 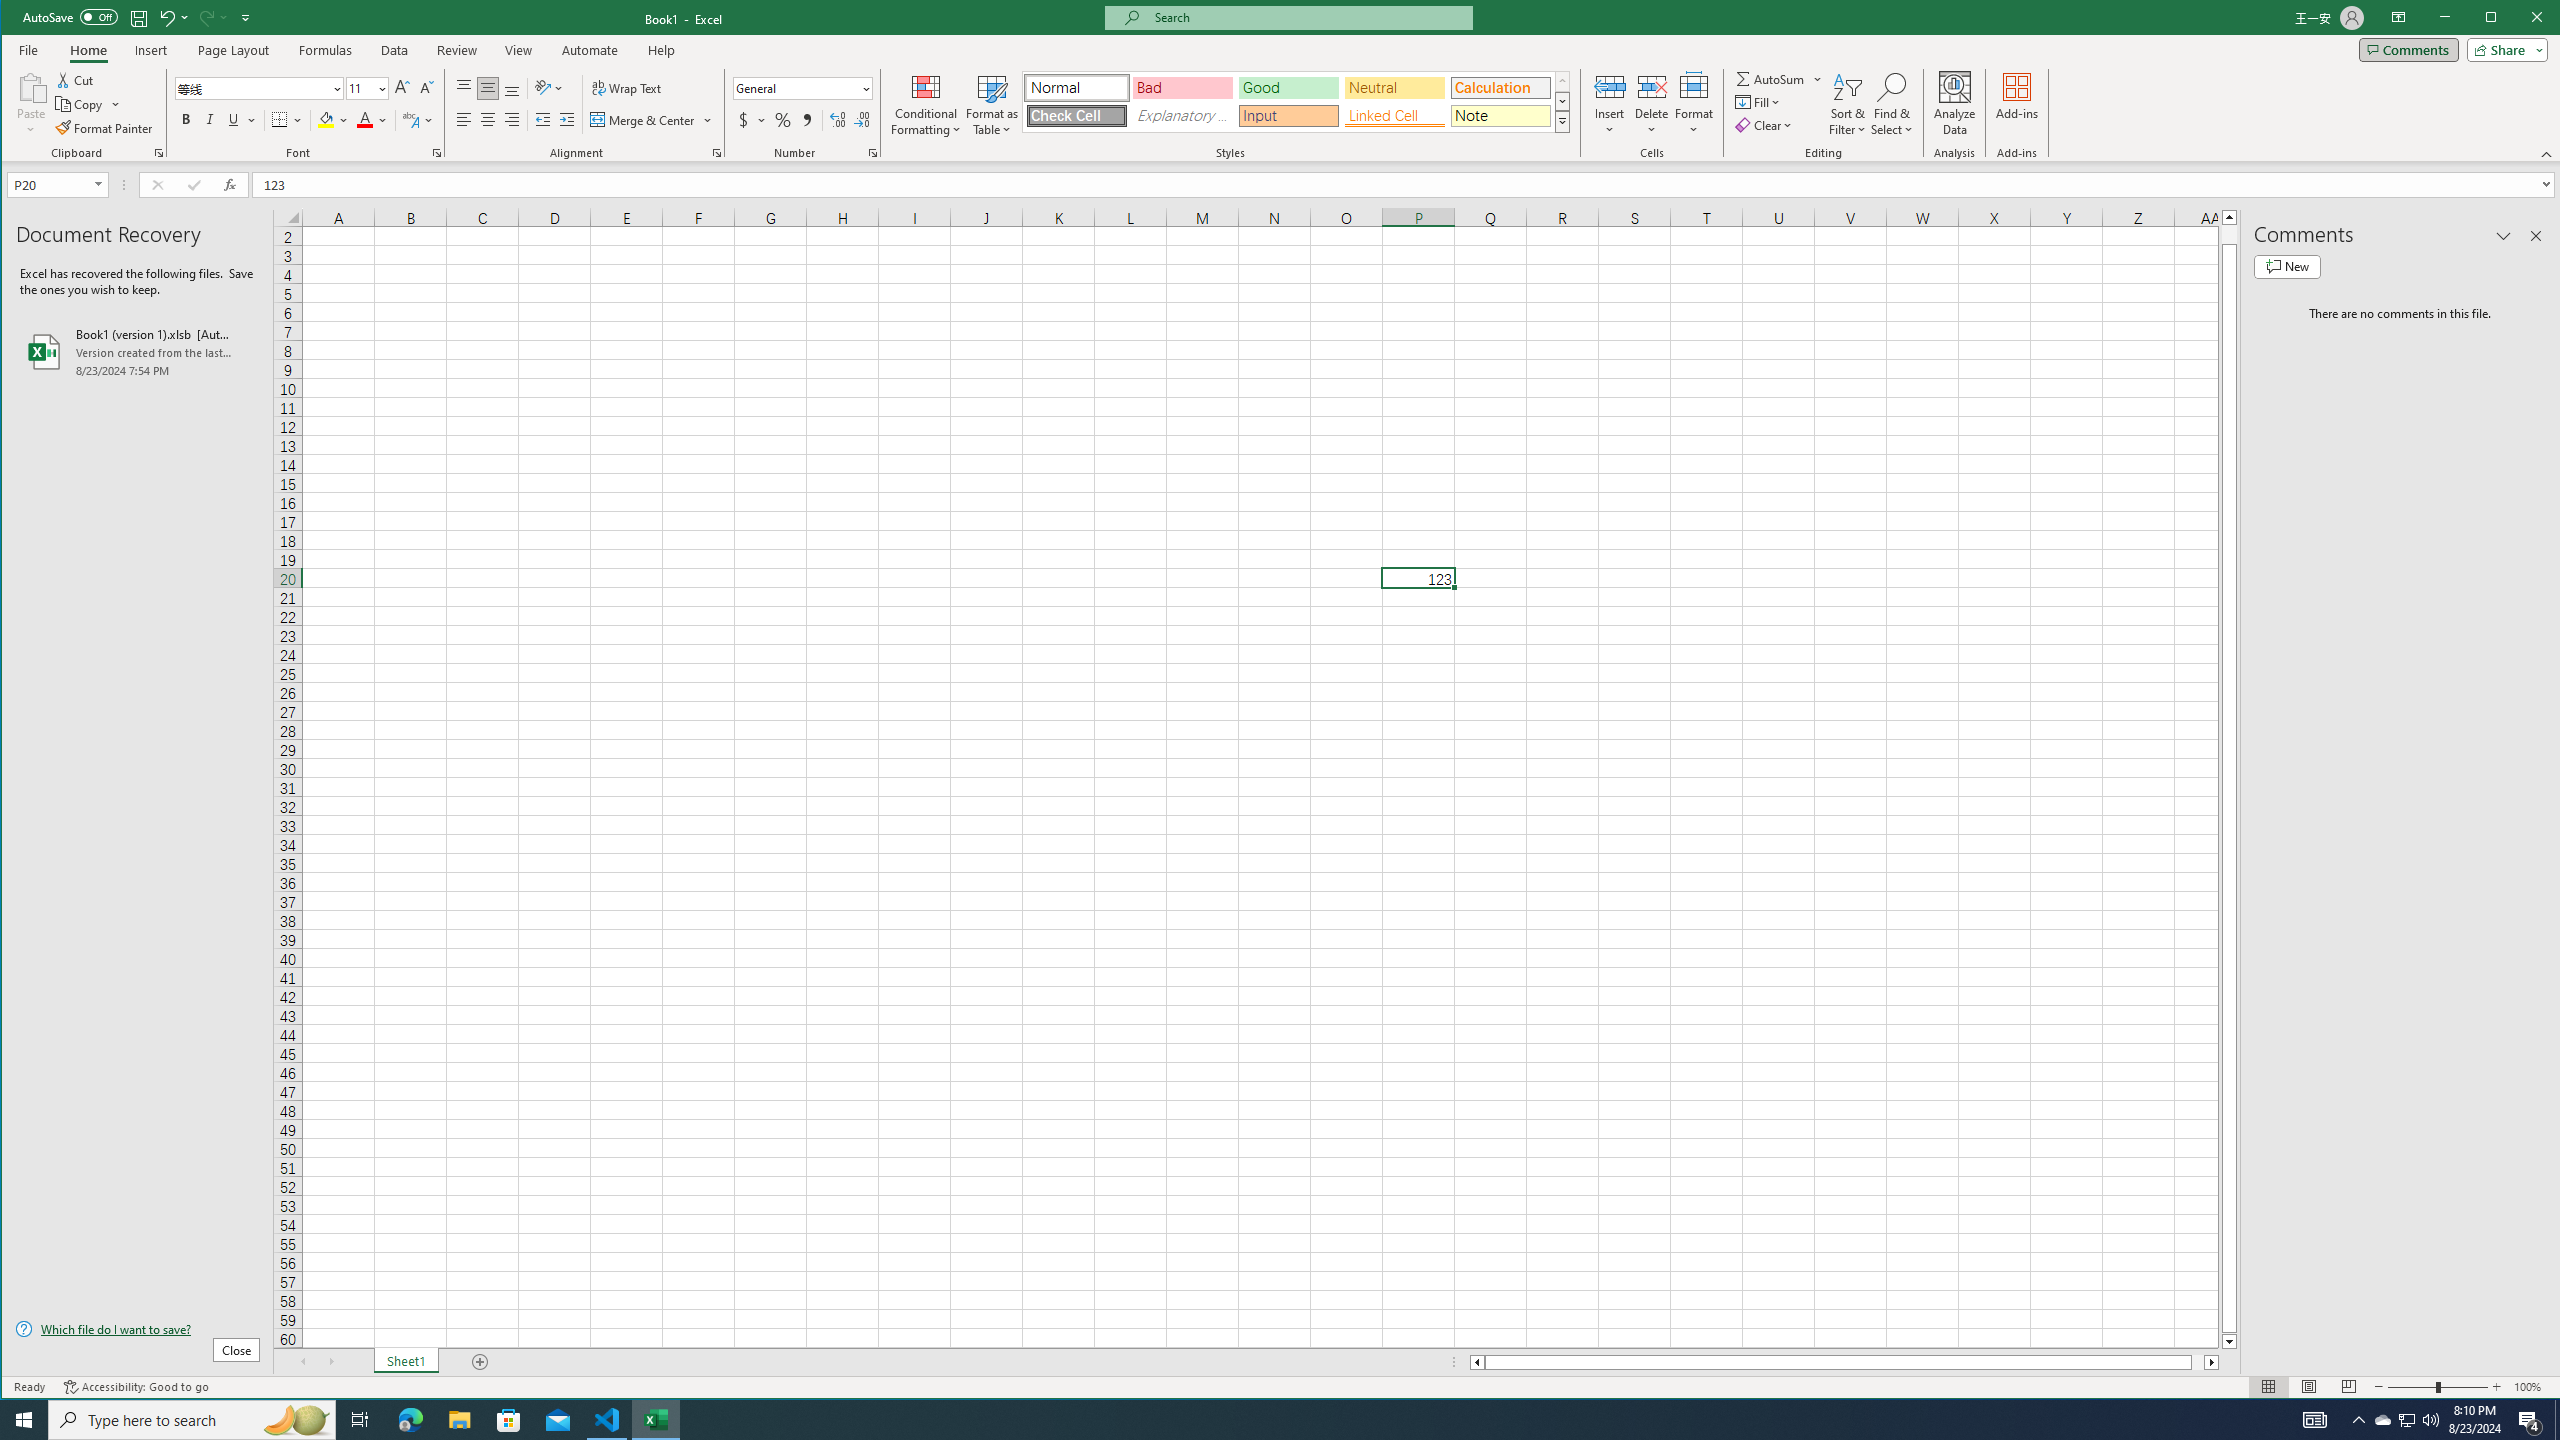 I want to click on 'Task View', so click(x=358, y=1418).